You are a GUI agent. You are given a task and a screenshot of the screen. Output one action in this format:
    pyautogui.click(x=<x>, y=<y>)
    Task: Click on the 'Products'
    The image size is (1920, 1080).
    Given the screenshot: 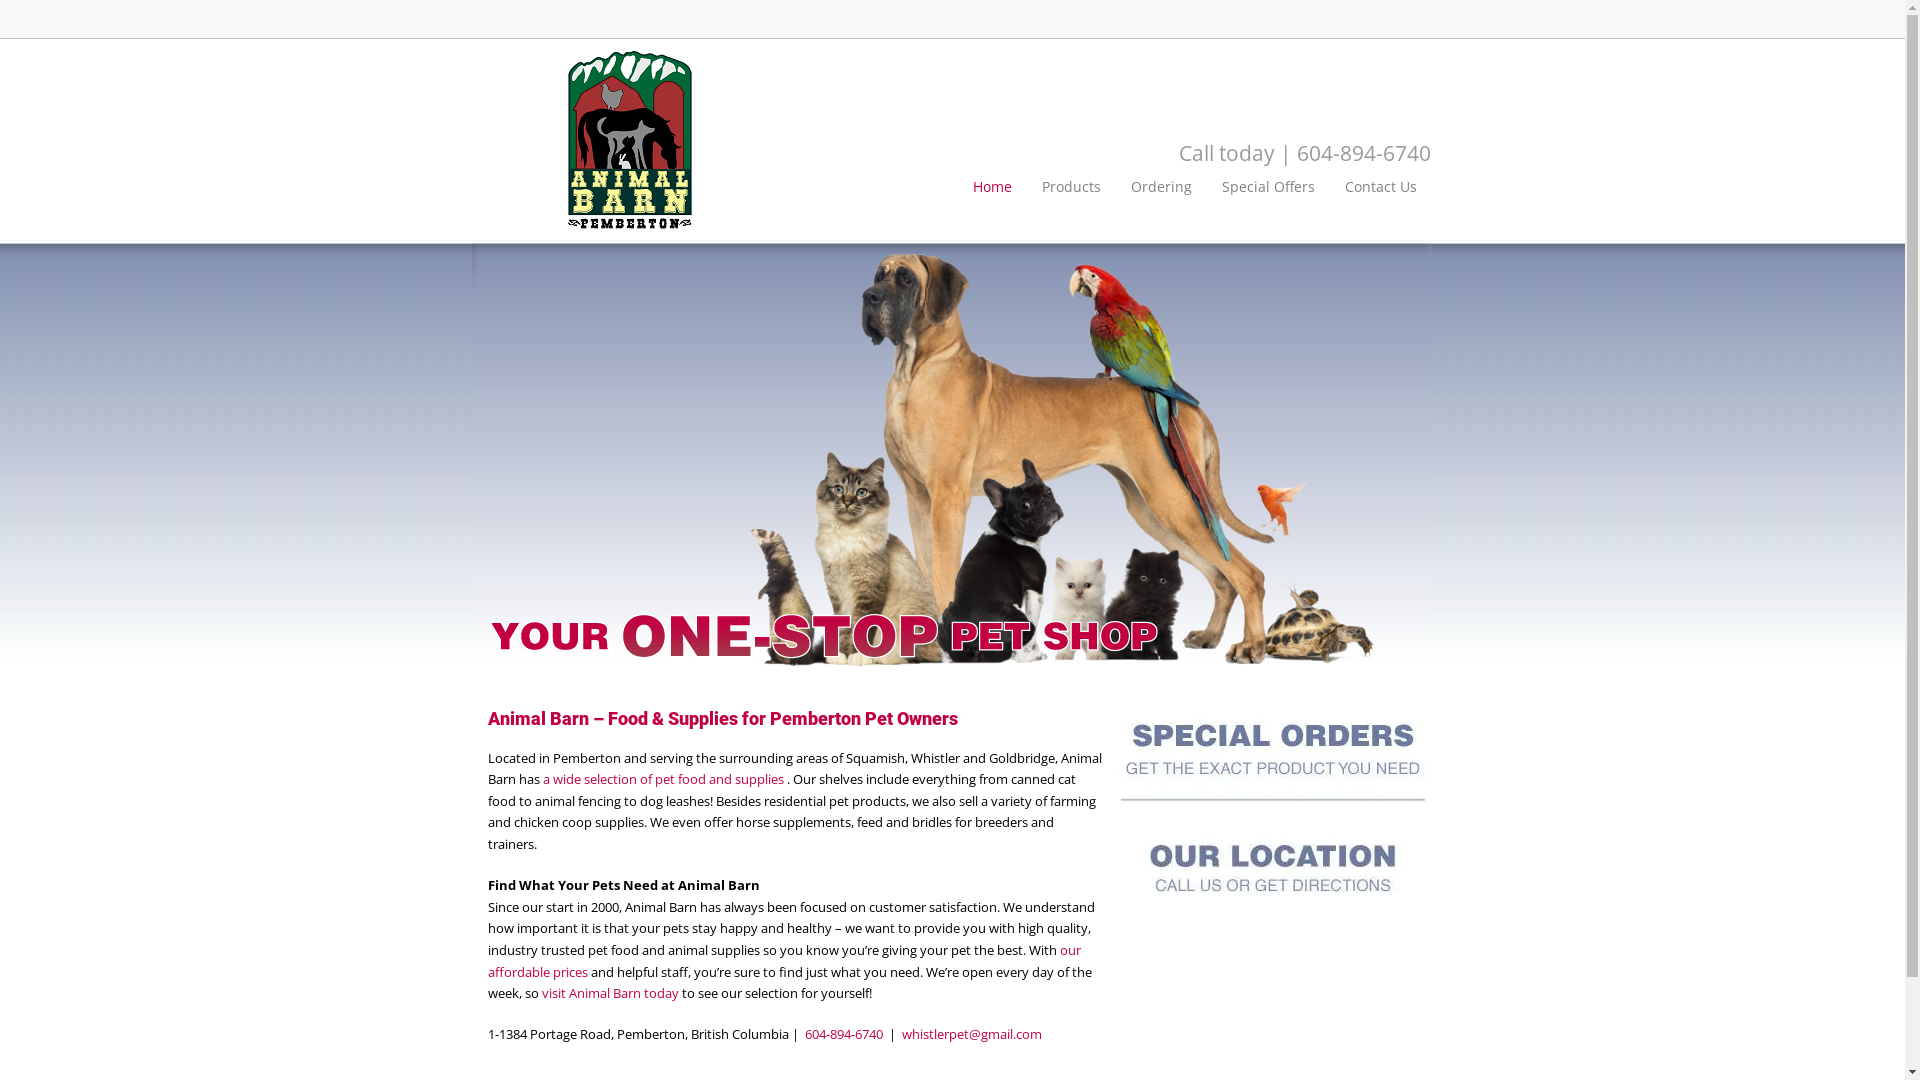 What is the action you would take?
    pyautogui.click(x=1070, y=186)
    